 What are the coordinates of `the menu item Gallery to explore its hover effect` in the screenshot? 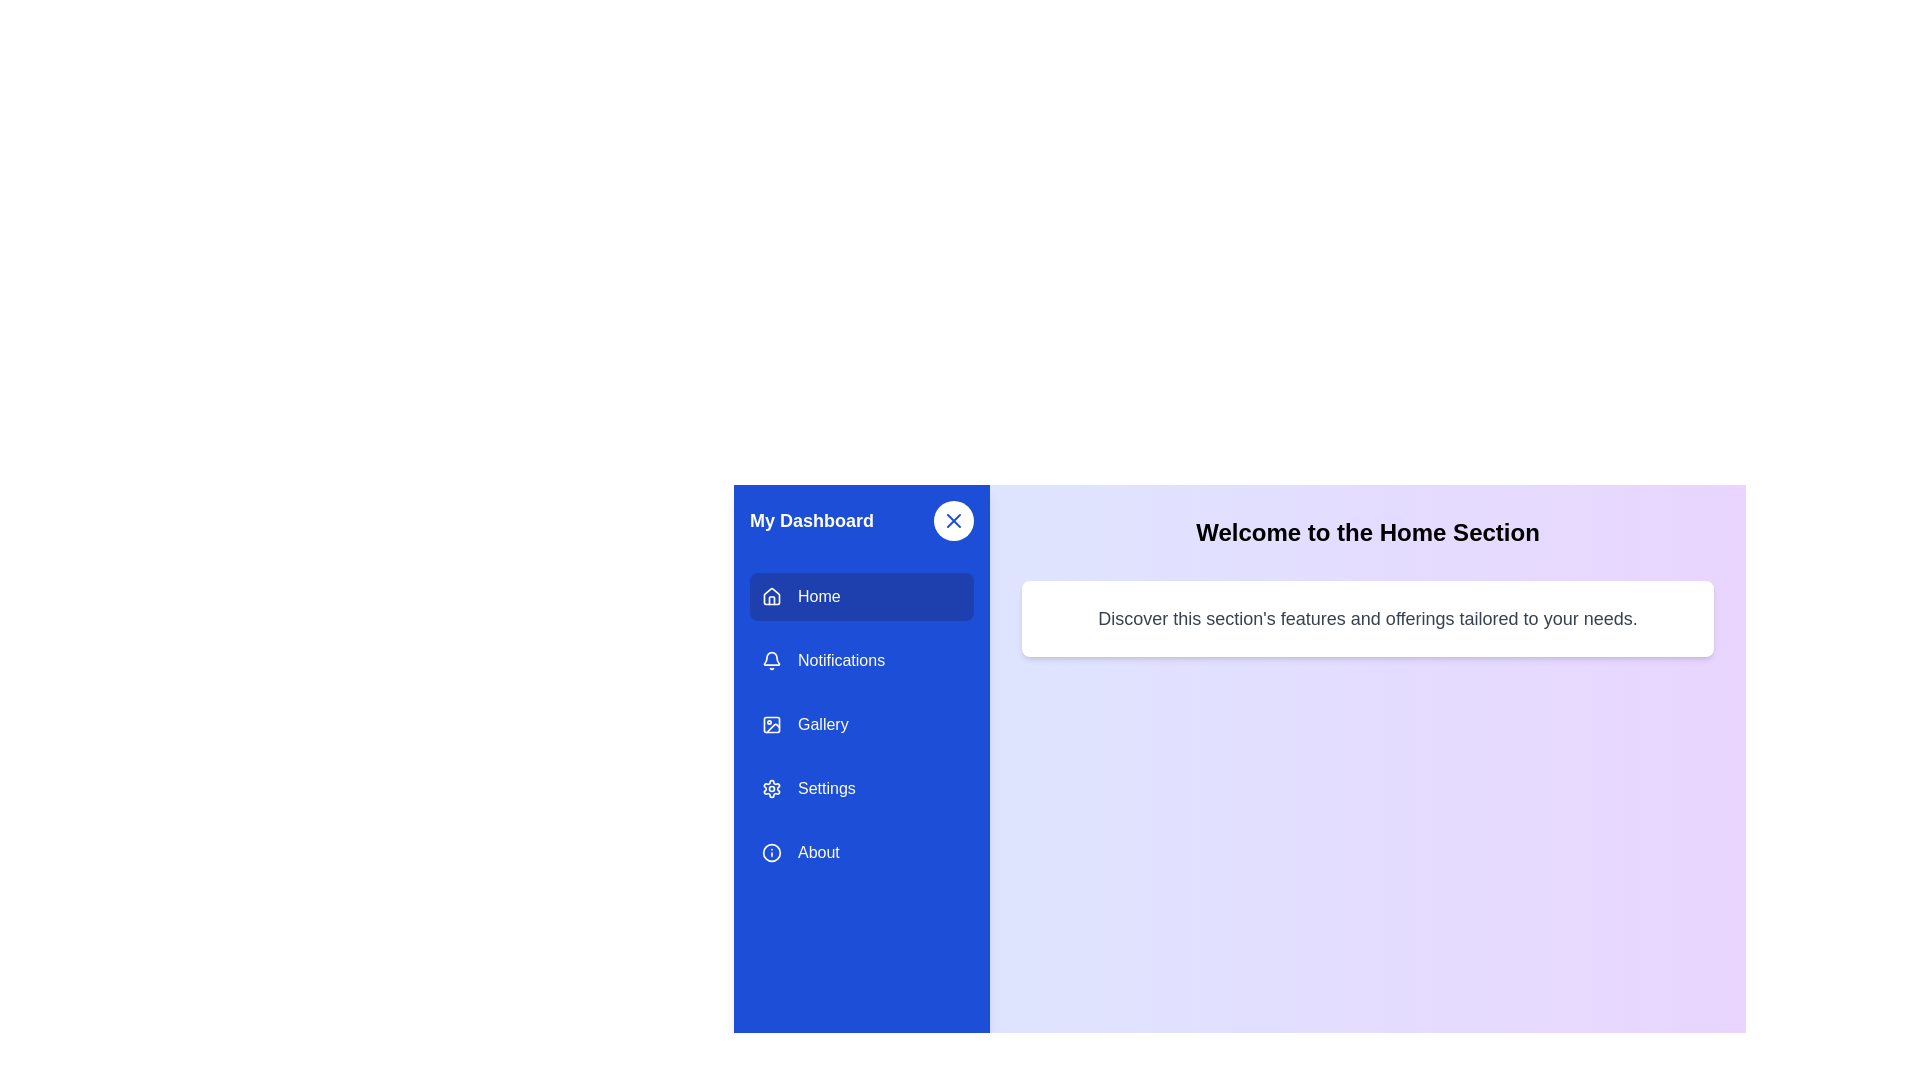 It's located at (862, 725).